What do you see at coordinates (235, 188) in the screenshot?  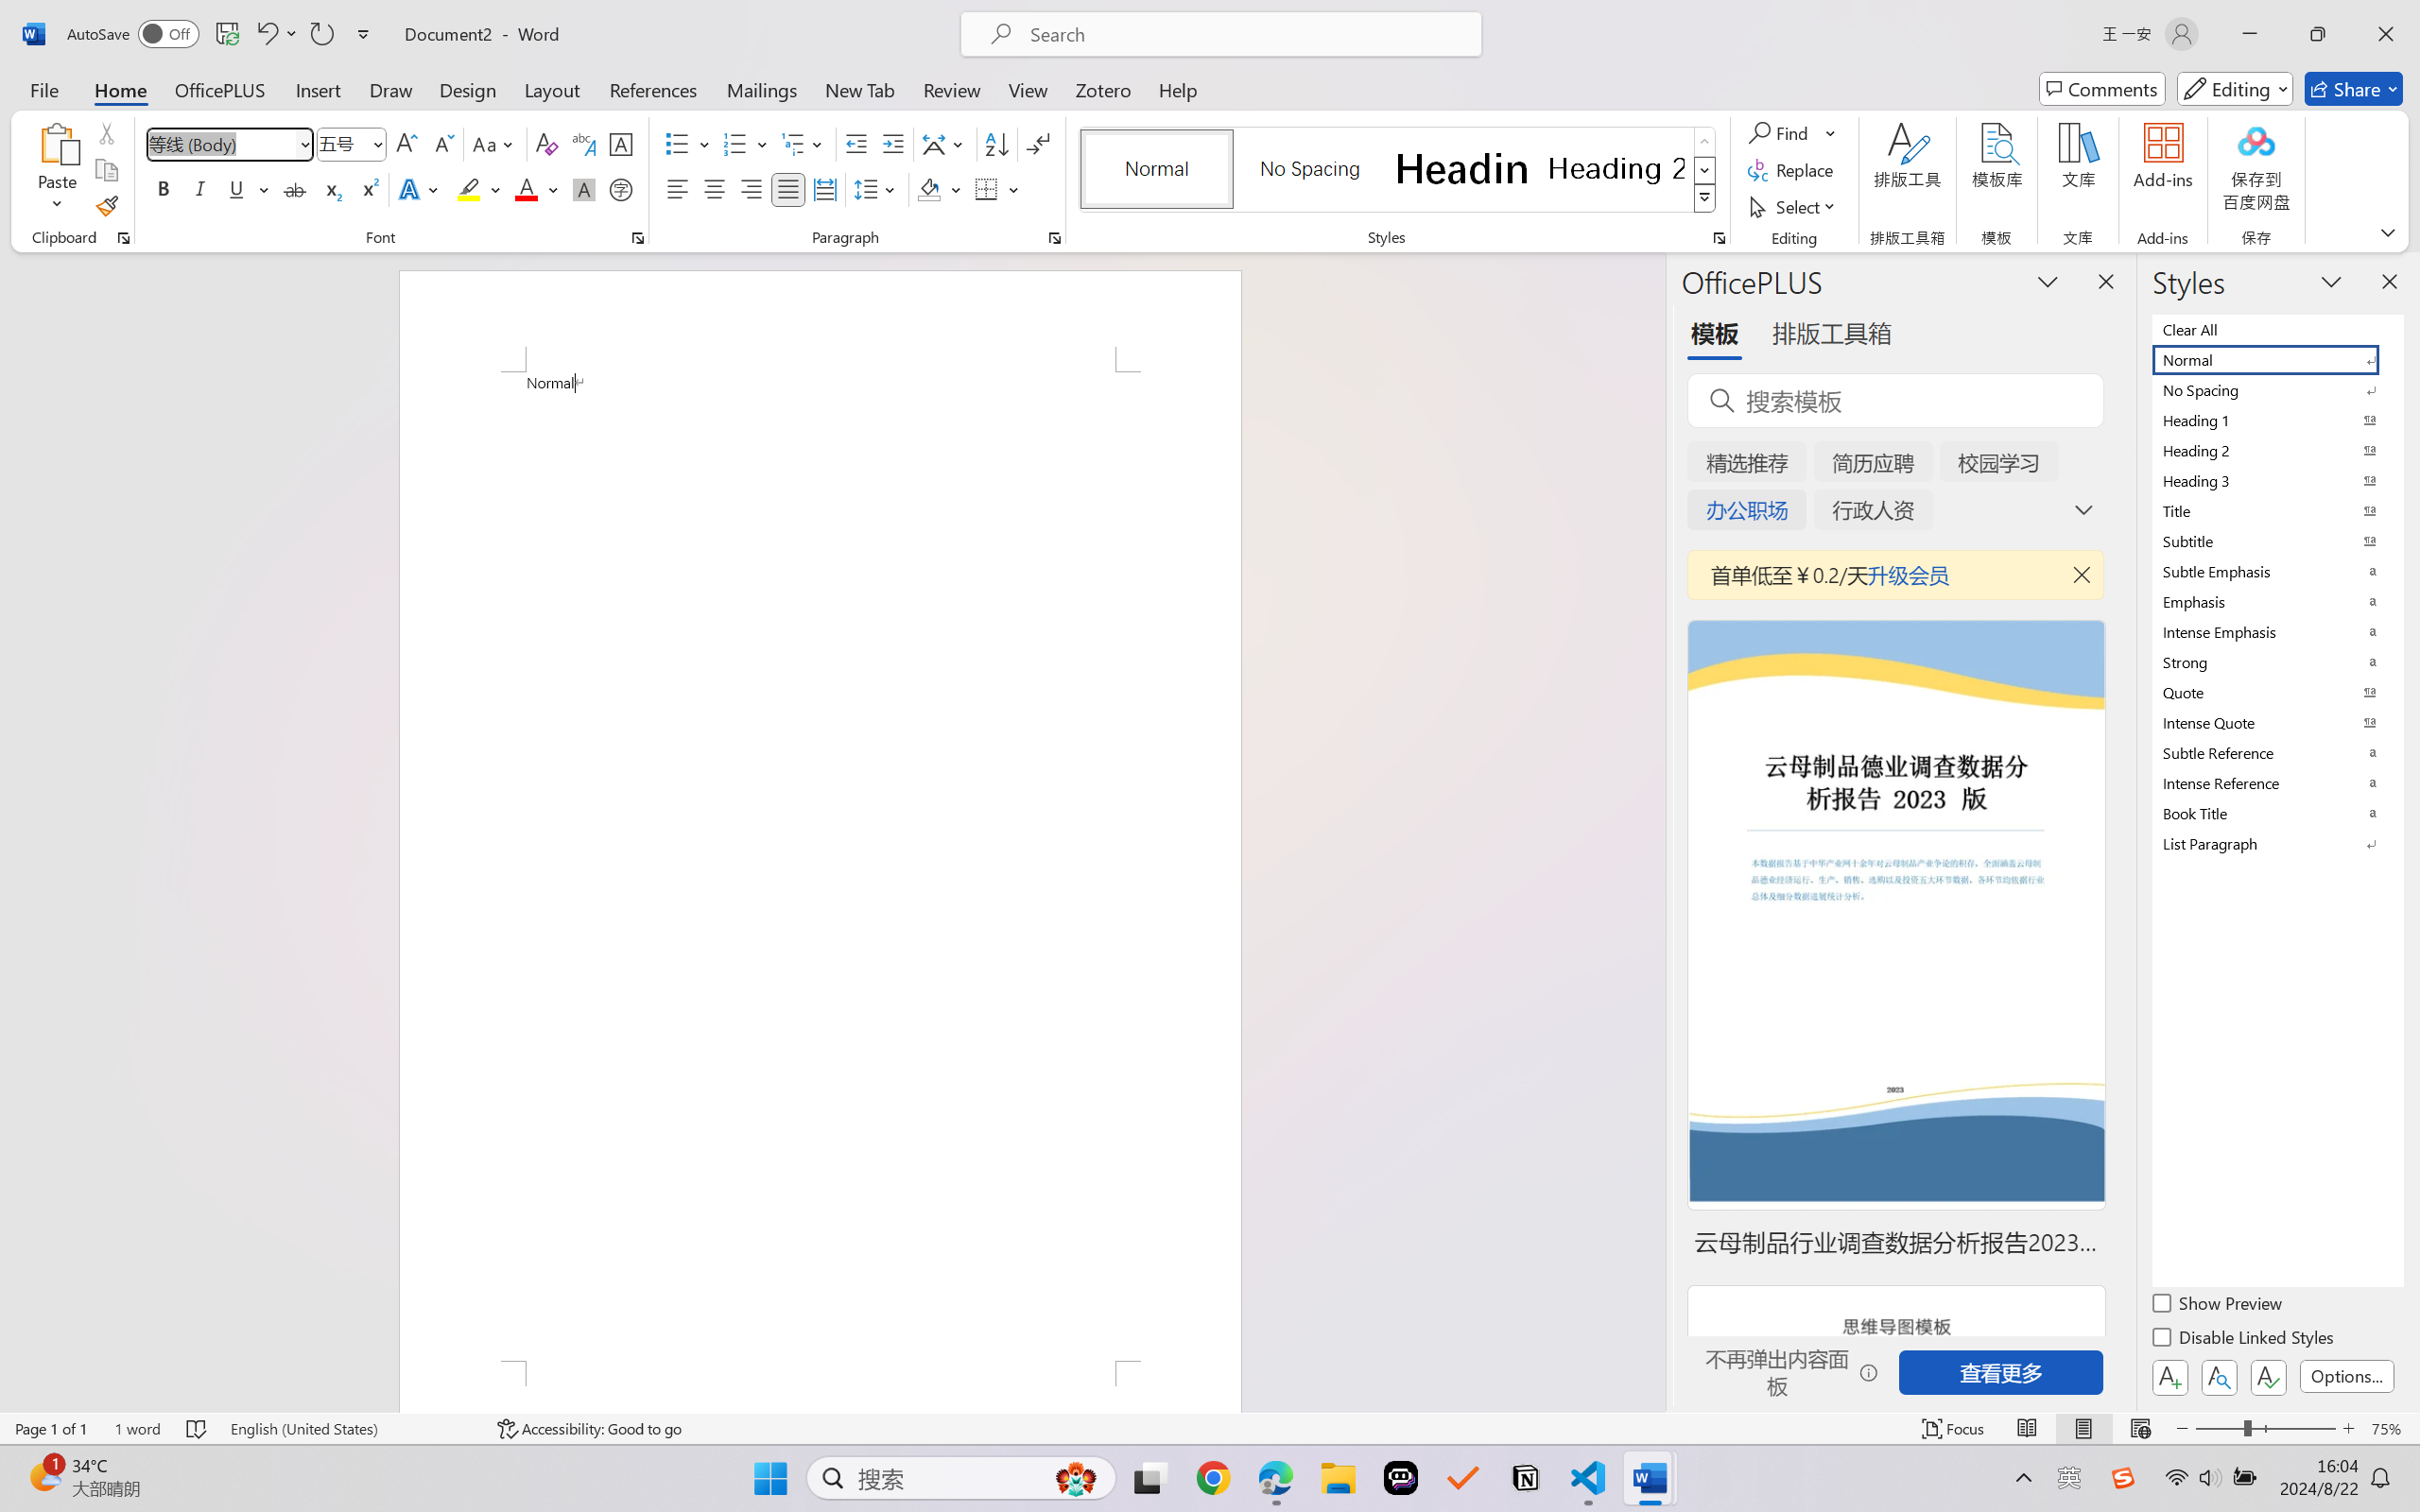 I see `'Underline'` at bounding box center [235, 188].